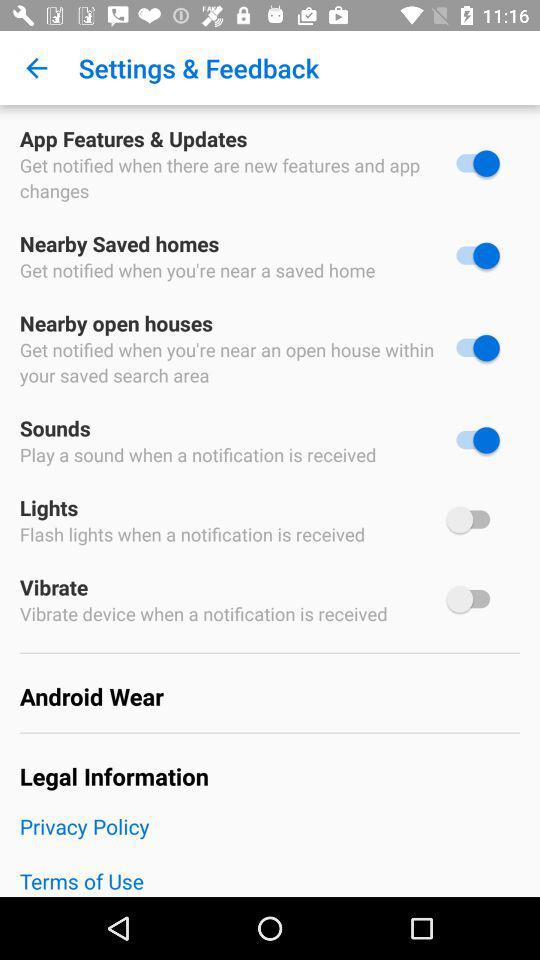 The width and height of the screenshot is (540, 960). What do you see at coordinates (472, 348) in the screenshot?
I see `switch nearby open houses option` at bounding box center [472, 348].